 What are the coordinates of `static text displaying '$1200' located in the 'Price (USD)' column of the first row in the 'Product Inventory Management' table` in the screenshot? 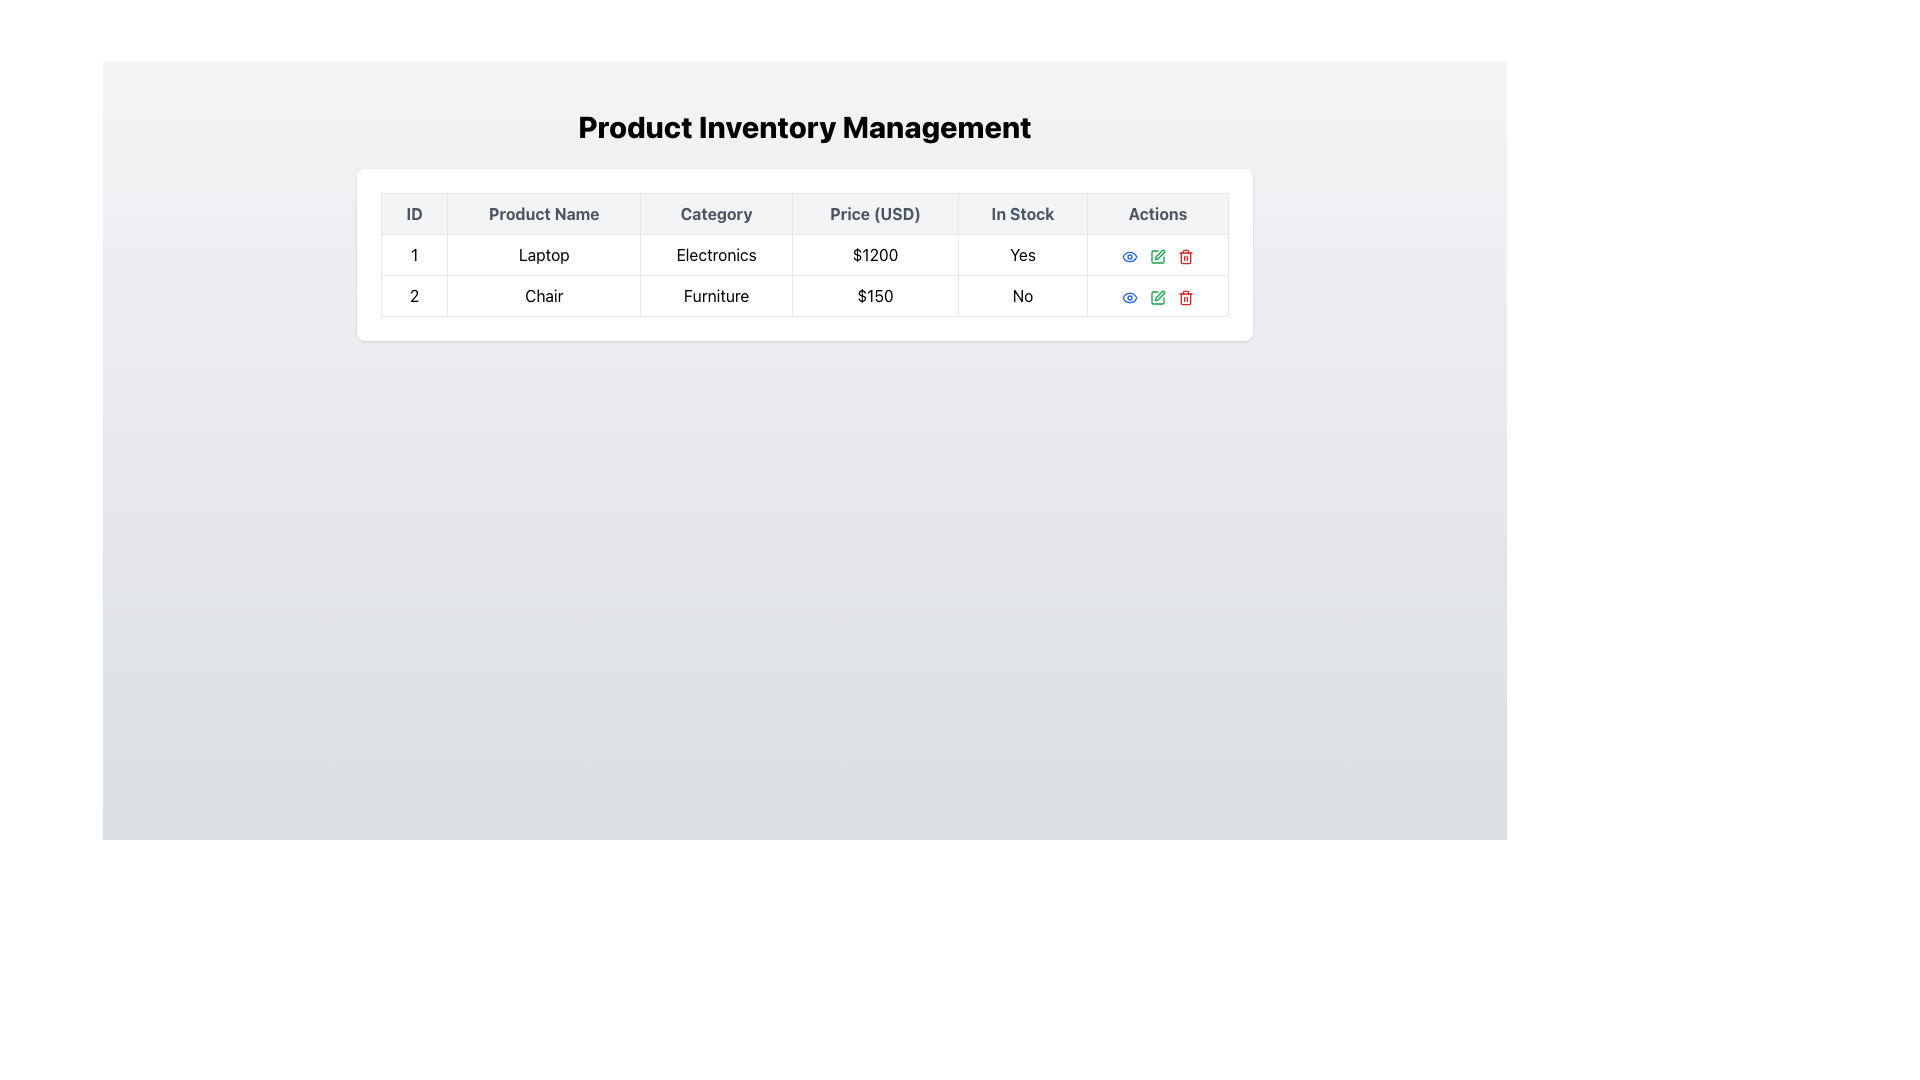 It's located at (875, 253).